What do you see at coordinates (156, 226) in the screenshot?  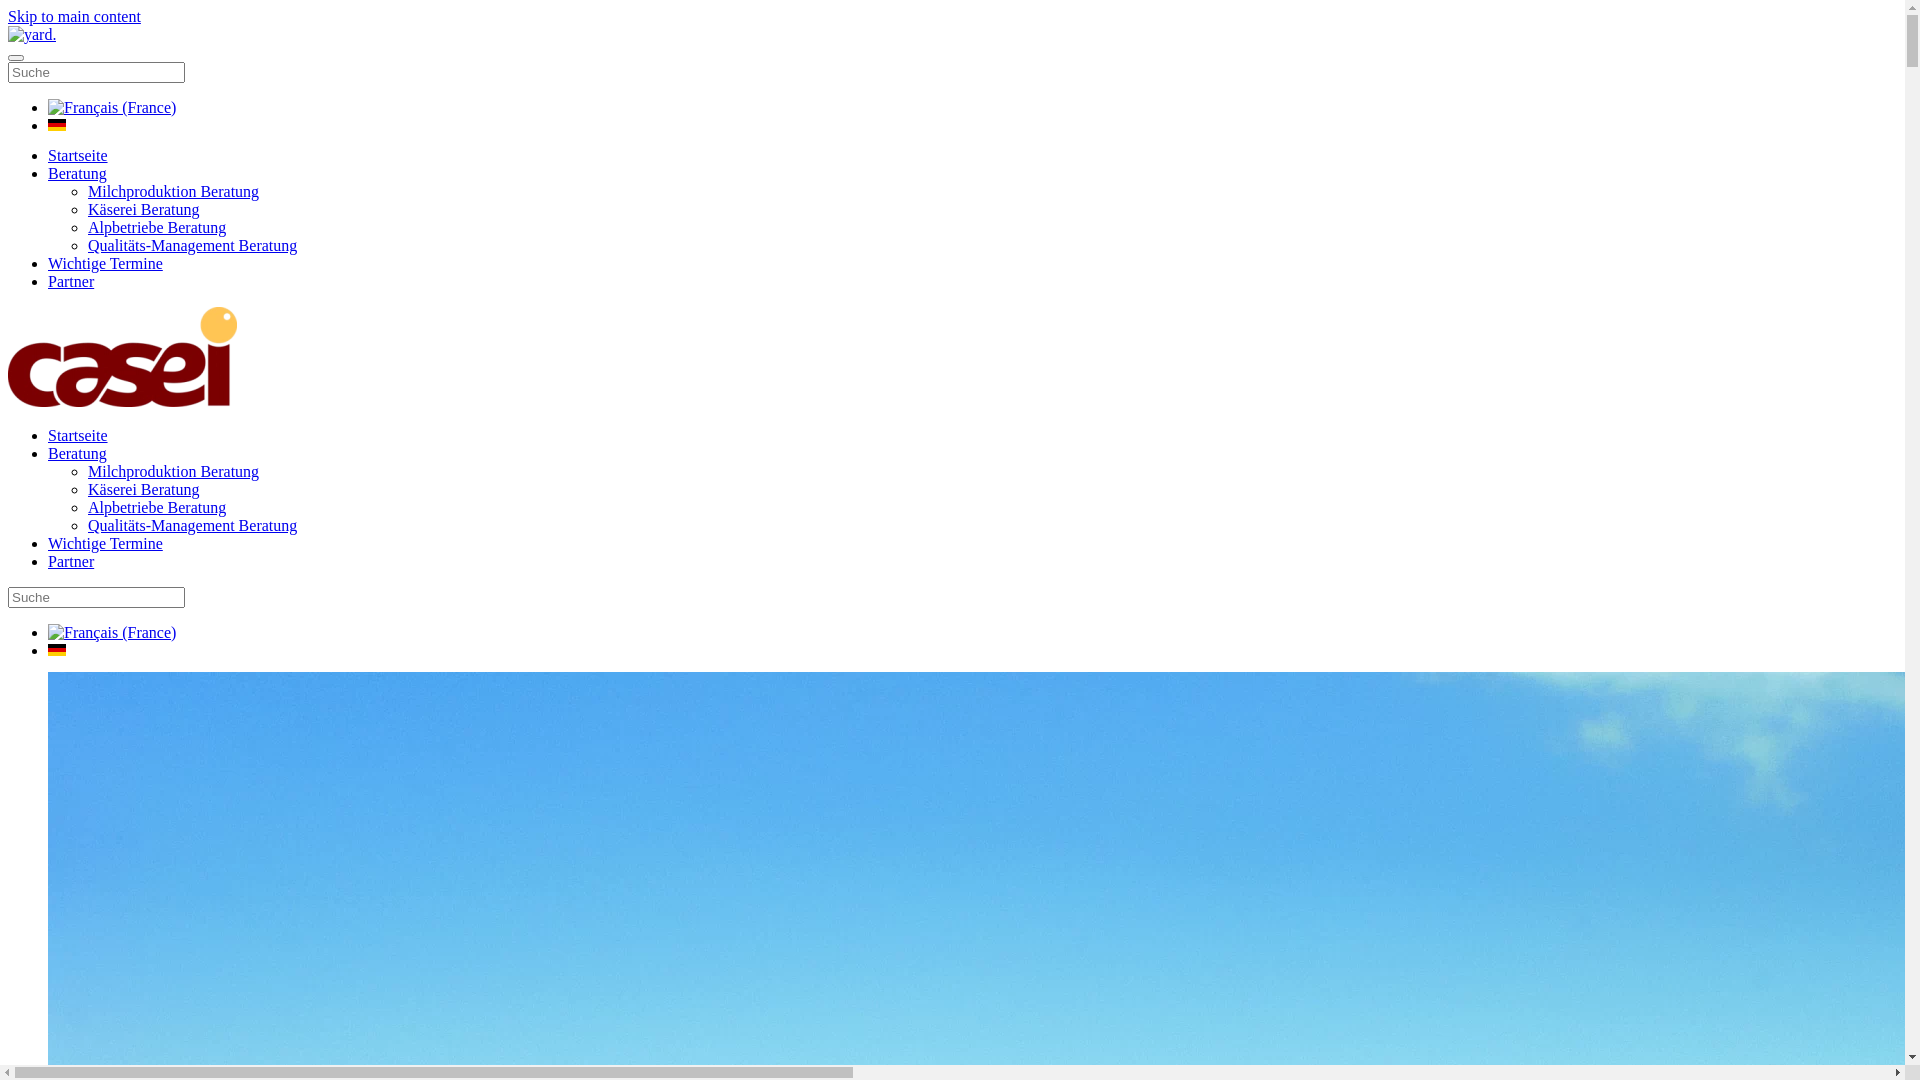 I see `'Alpbetriebe Beratung'` at bounding box center [156, 226].